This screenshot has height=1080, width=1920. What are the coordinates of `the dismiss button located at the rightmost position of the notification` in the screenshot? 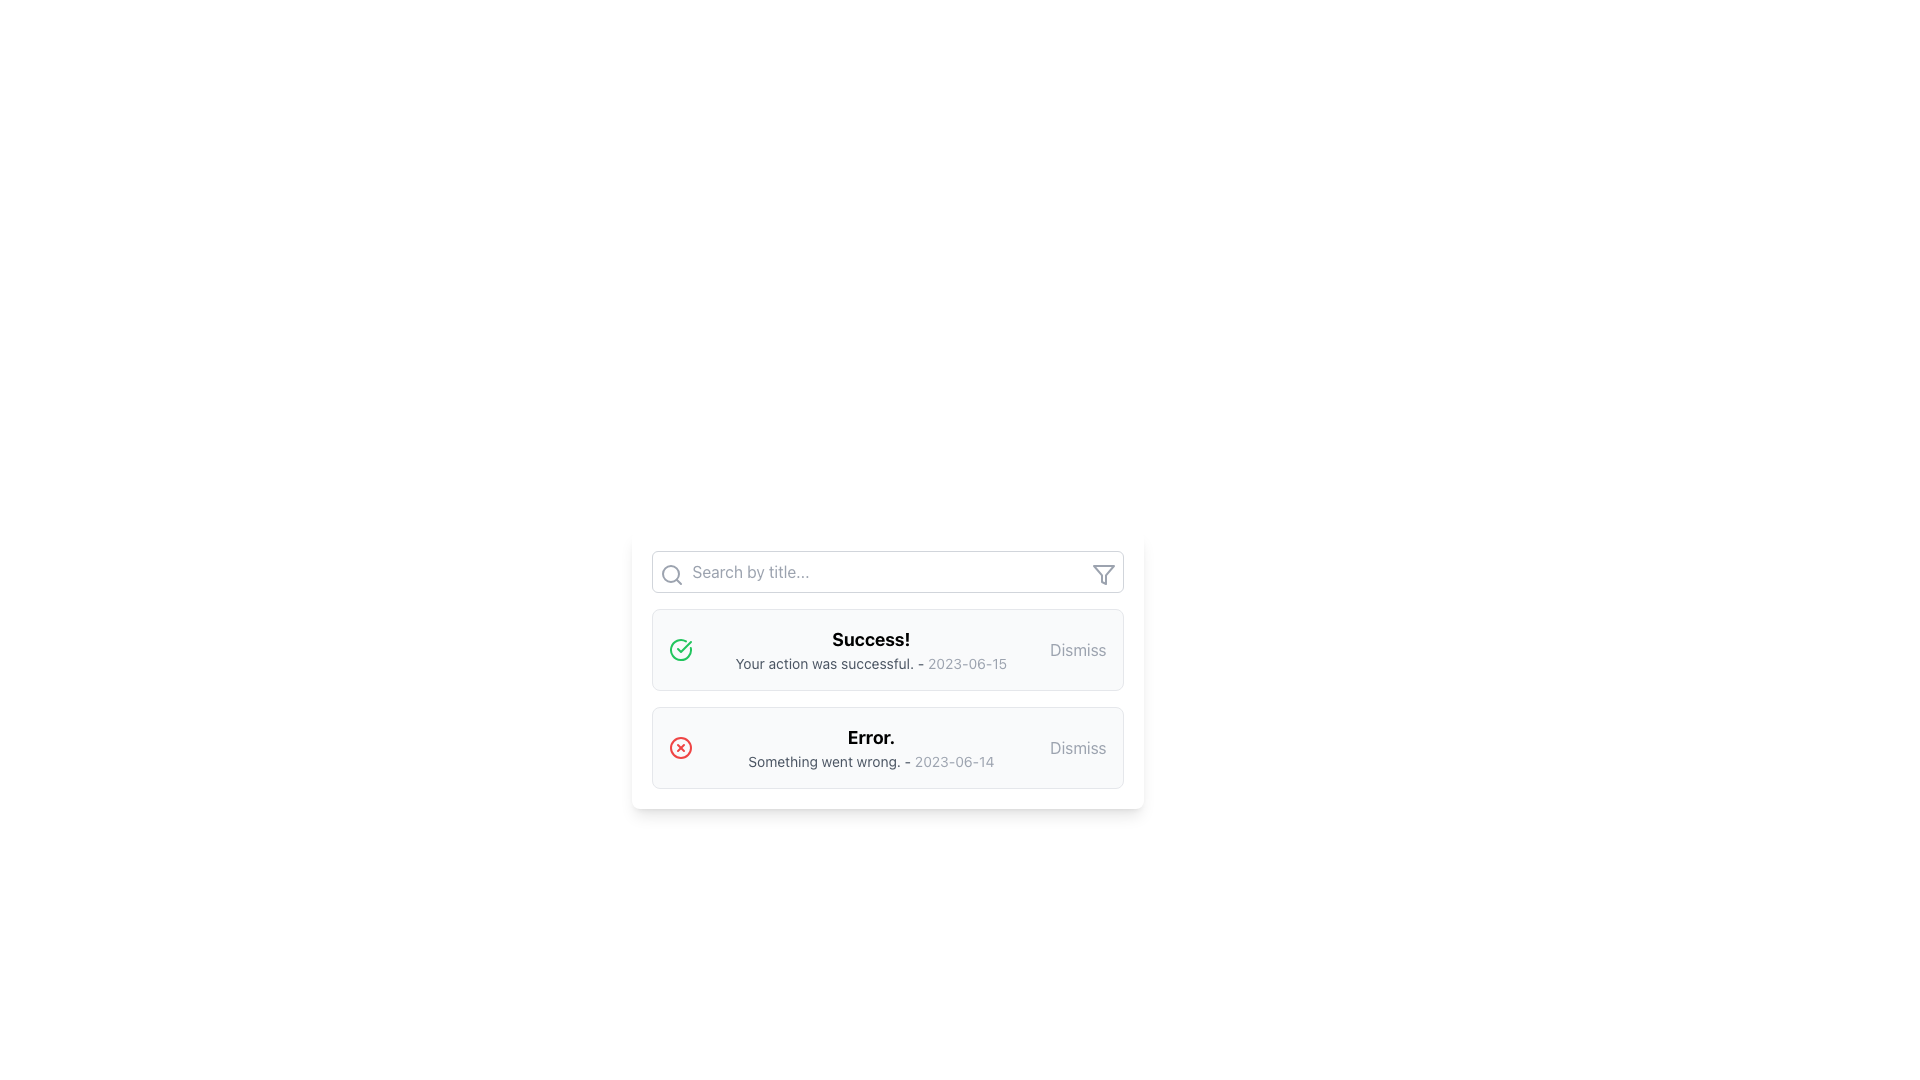 It's located at (1077, 748).